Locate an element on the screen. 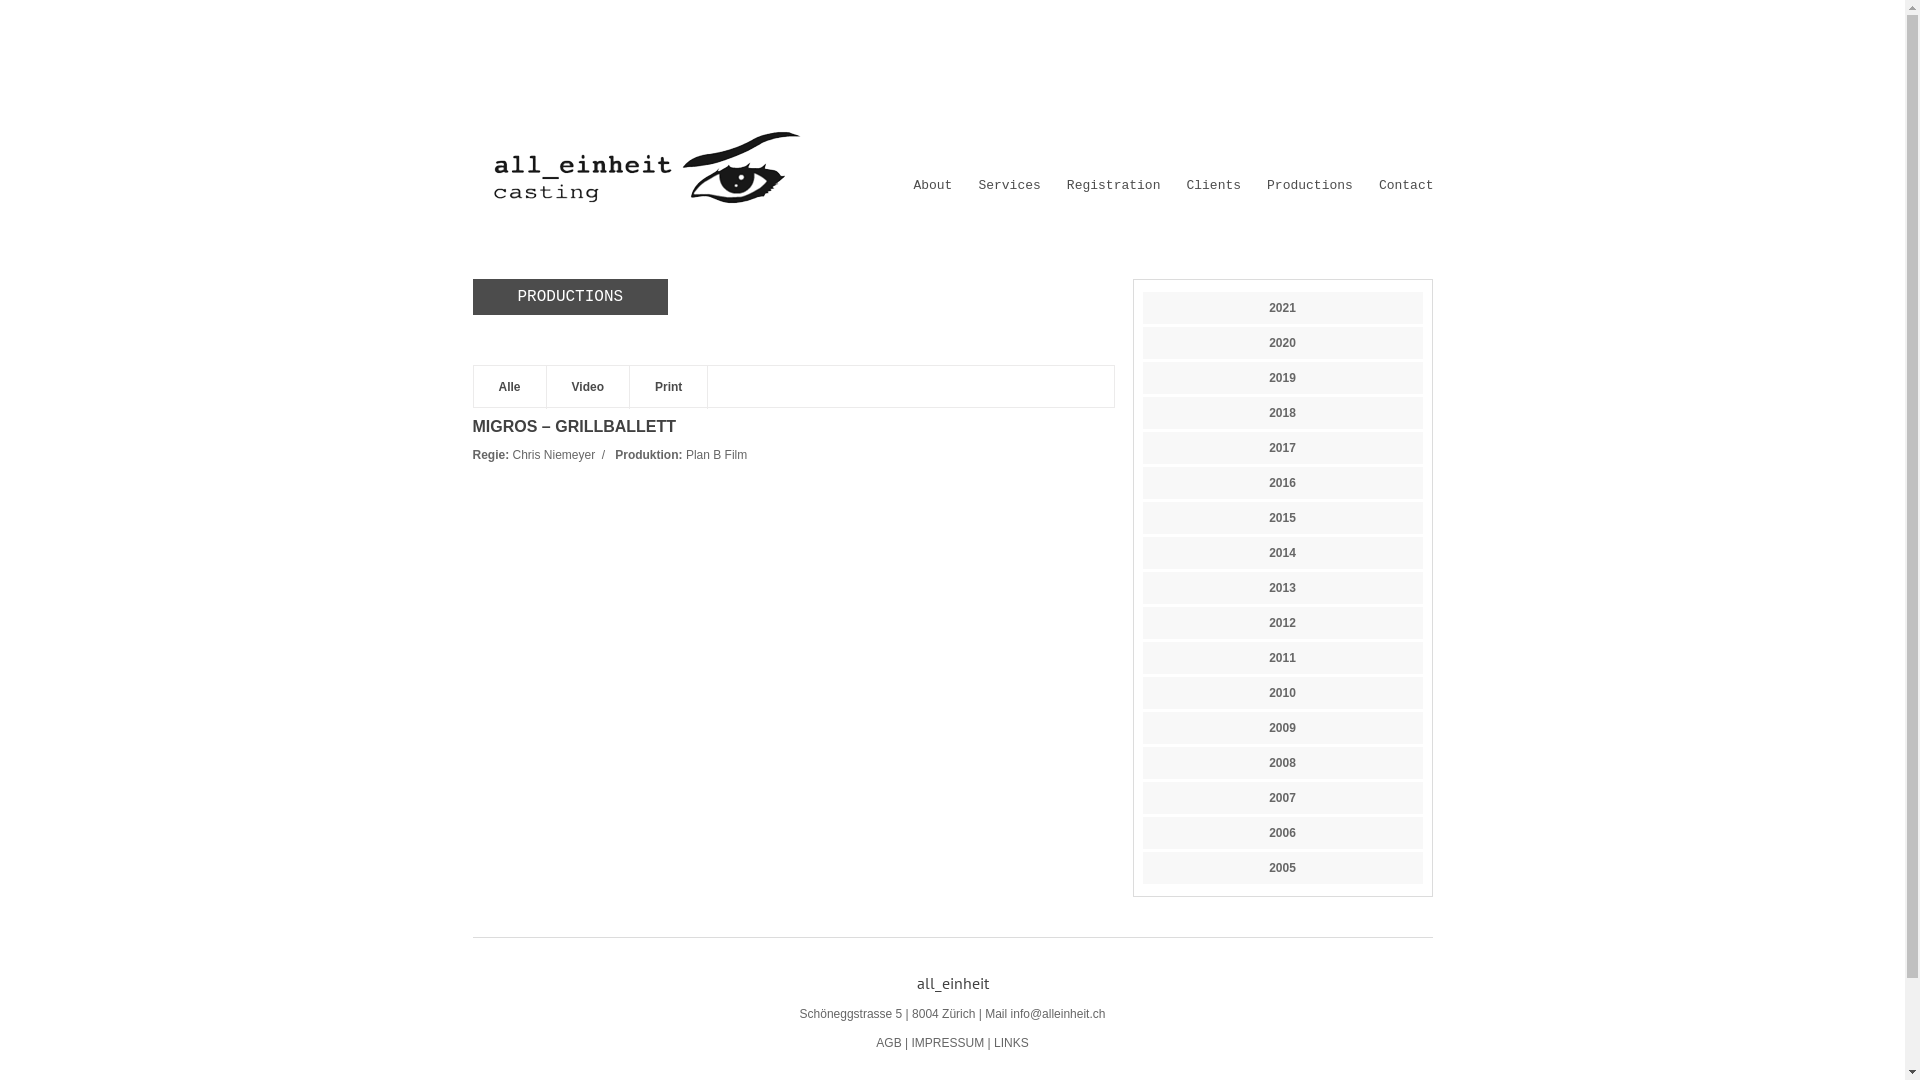 The image size is (1920, 1080). 'Video' is located at coordinates (547, 387).